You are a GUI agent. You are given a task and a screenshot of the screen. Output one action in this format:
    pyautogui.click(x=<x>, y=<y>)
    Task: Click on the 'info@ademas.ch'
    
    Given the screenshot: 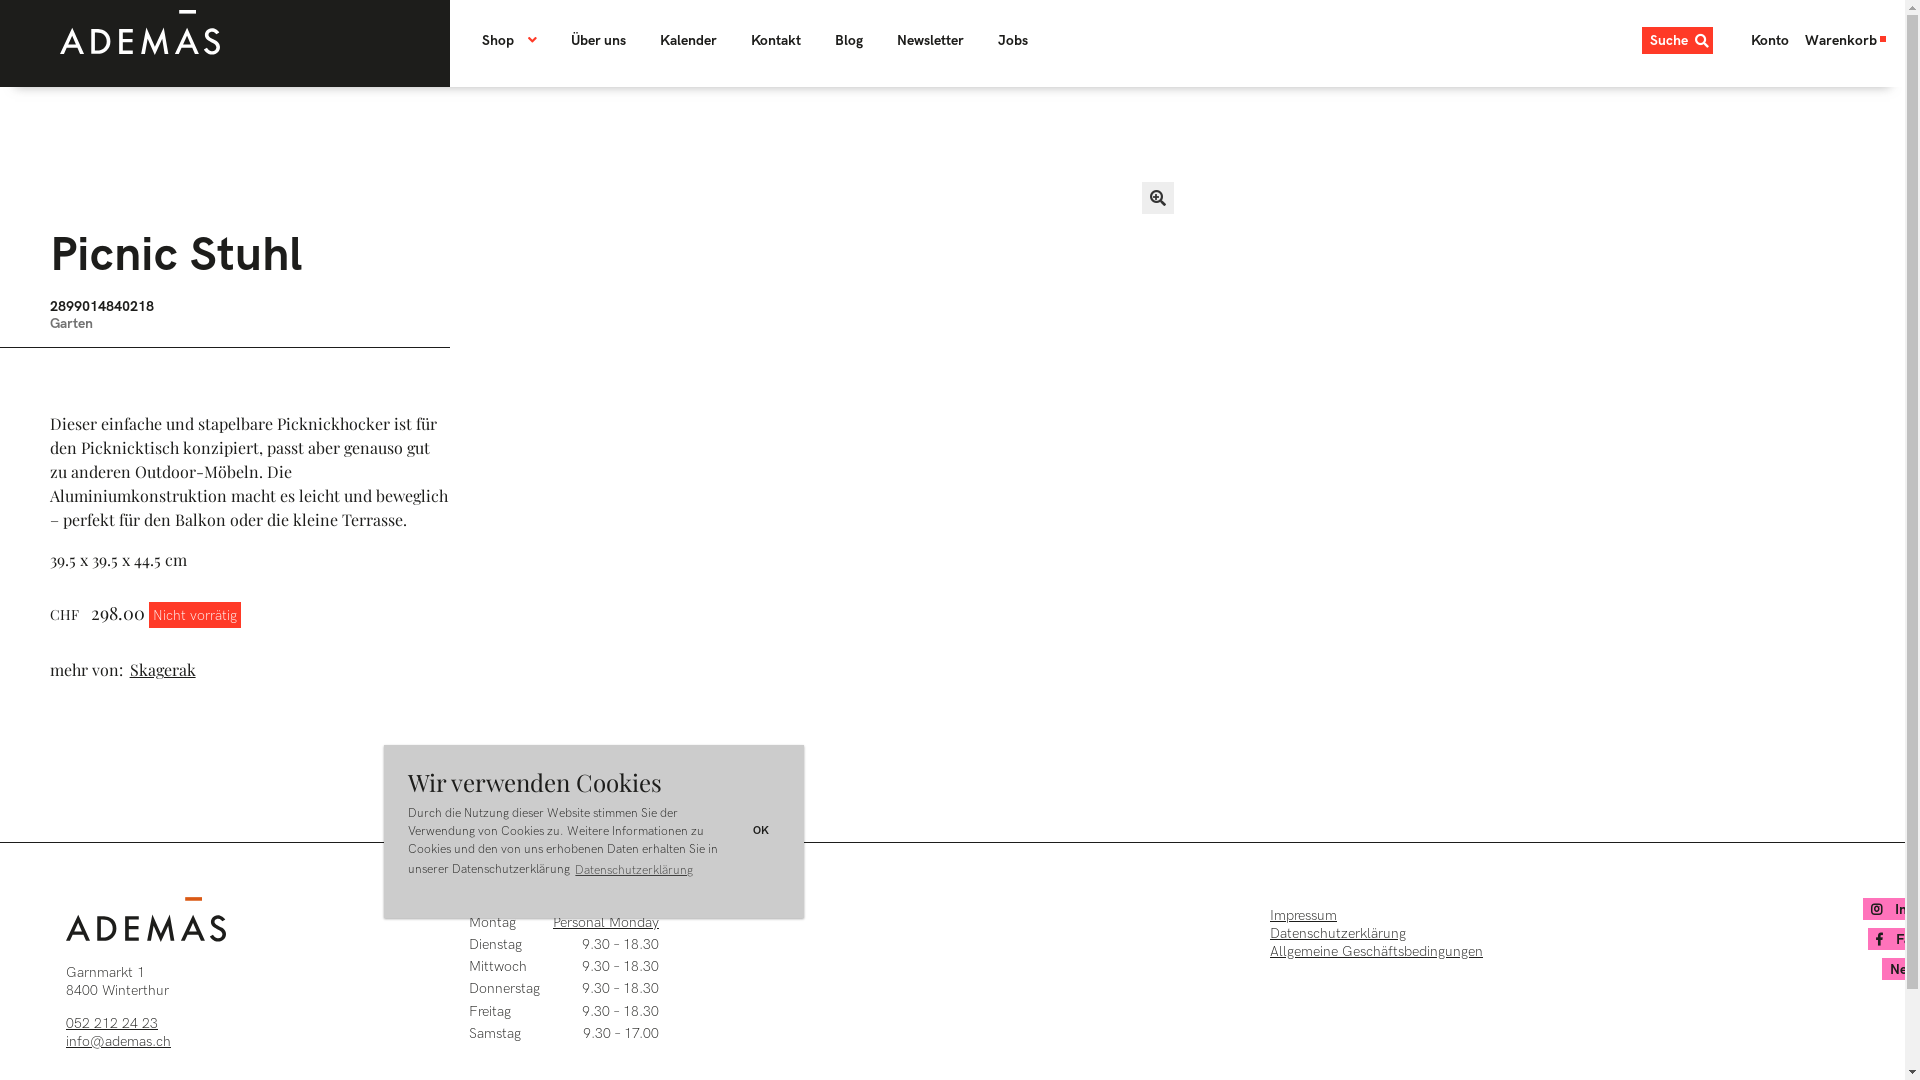 What is the action you would take?
    pyautogui.click(x=66, y=1040)
    